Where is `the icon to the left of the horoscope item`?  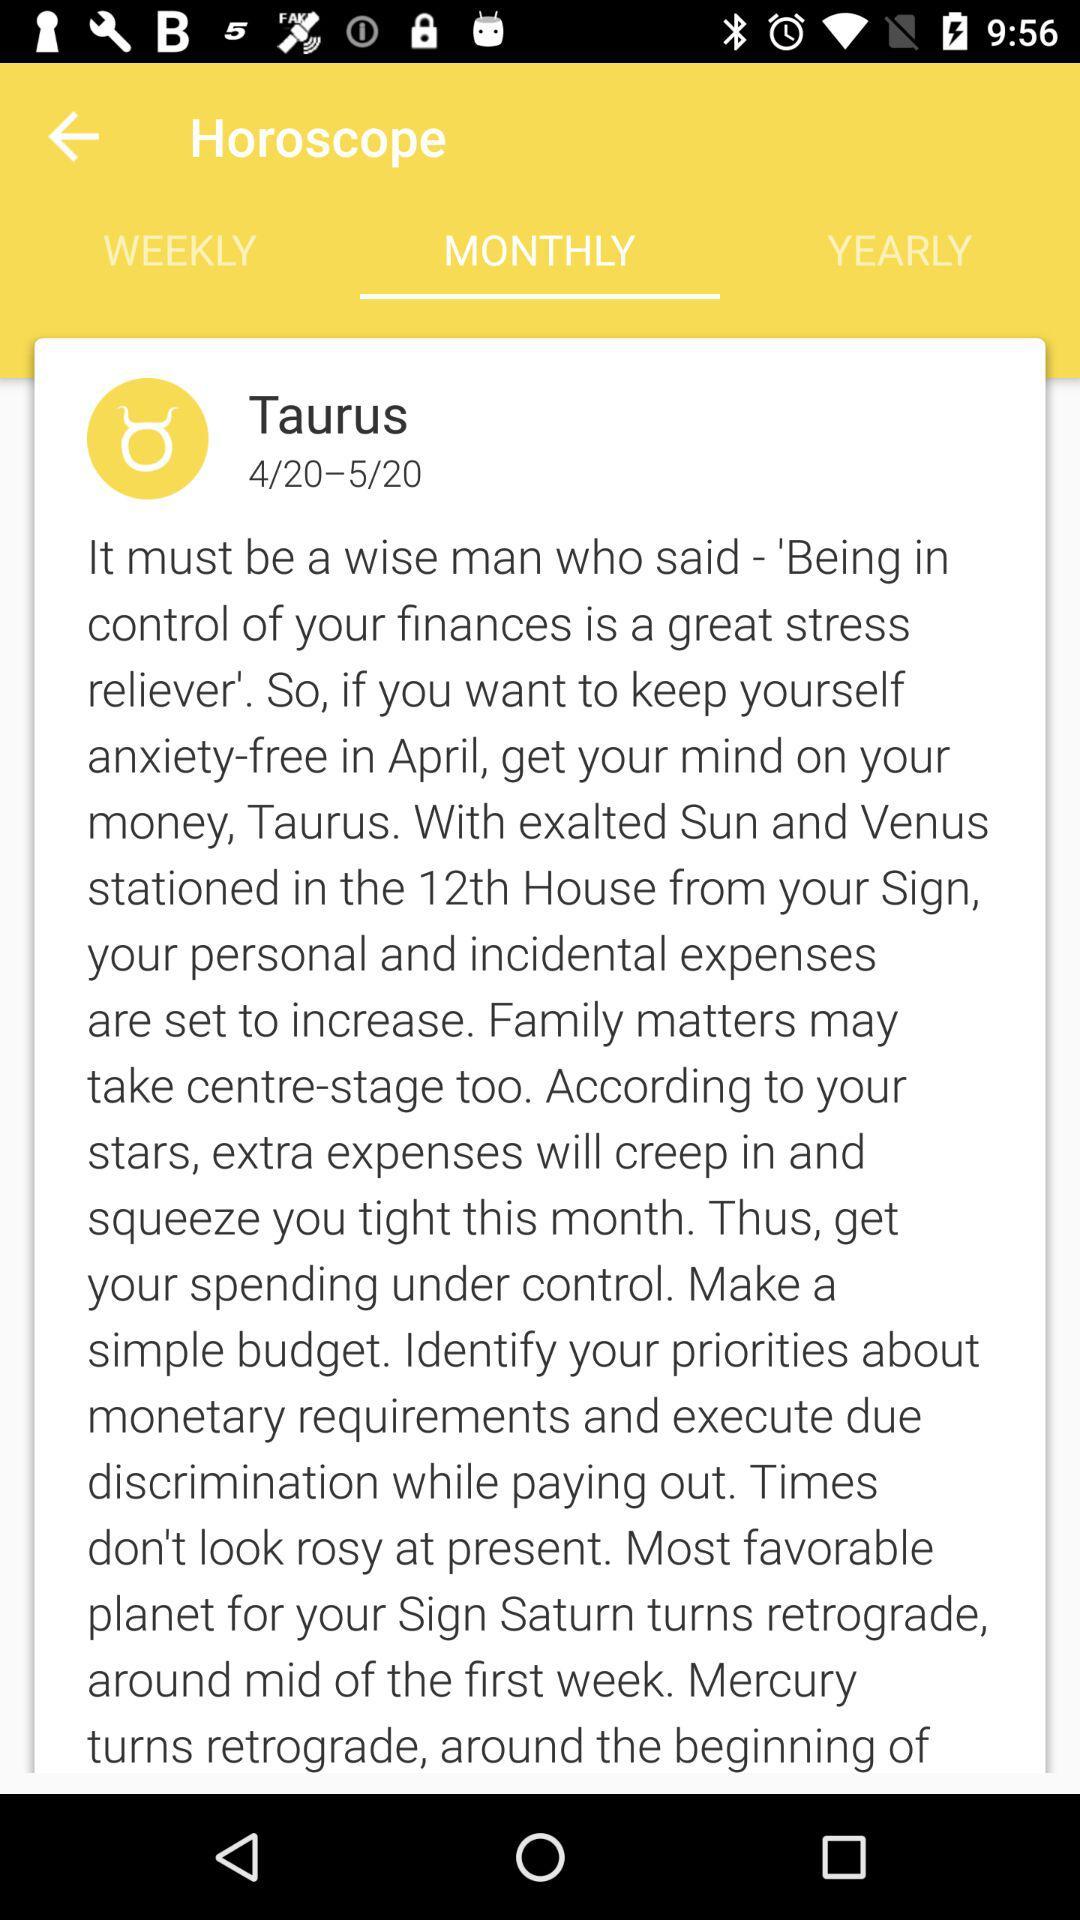 the icon to the left of the horoscope item is located at coordinates (72, 135).